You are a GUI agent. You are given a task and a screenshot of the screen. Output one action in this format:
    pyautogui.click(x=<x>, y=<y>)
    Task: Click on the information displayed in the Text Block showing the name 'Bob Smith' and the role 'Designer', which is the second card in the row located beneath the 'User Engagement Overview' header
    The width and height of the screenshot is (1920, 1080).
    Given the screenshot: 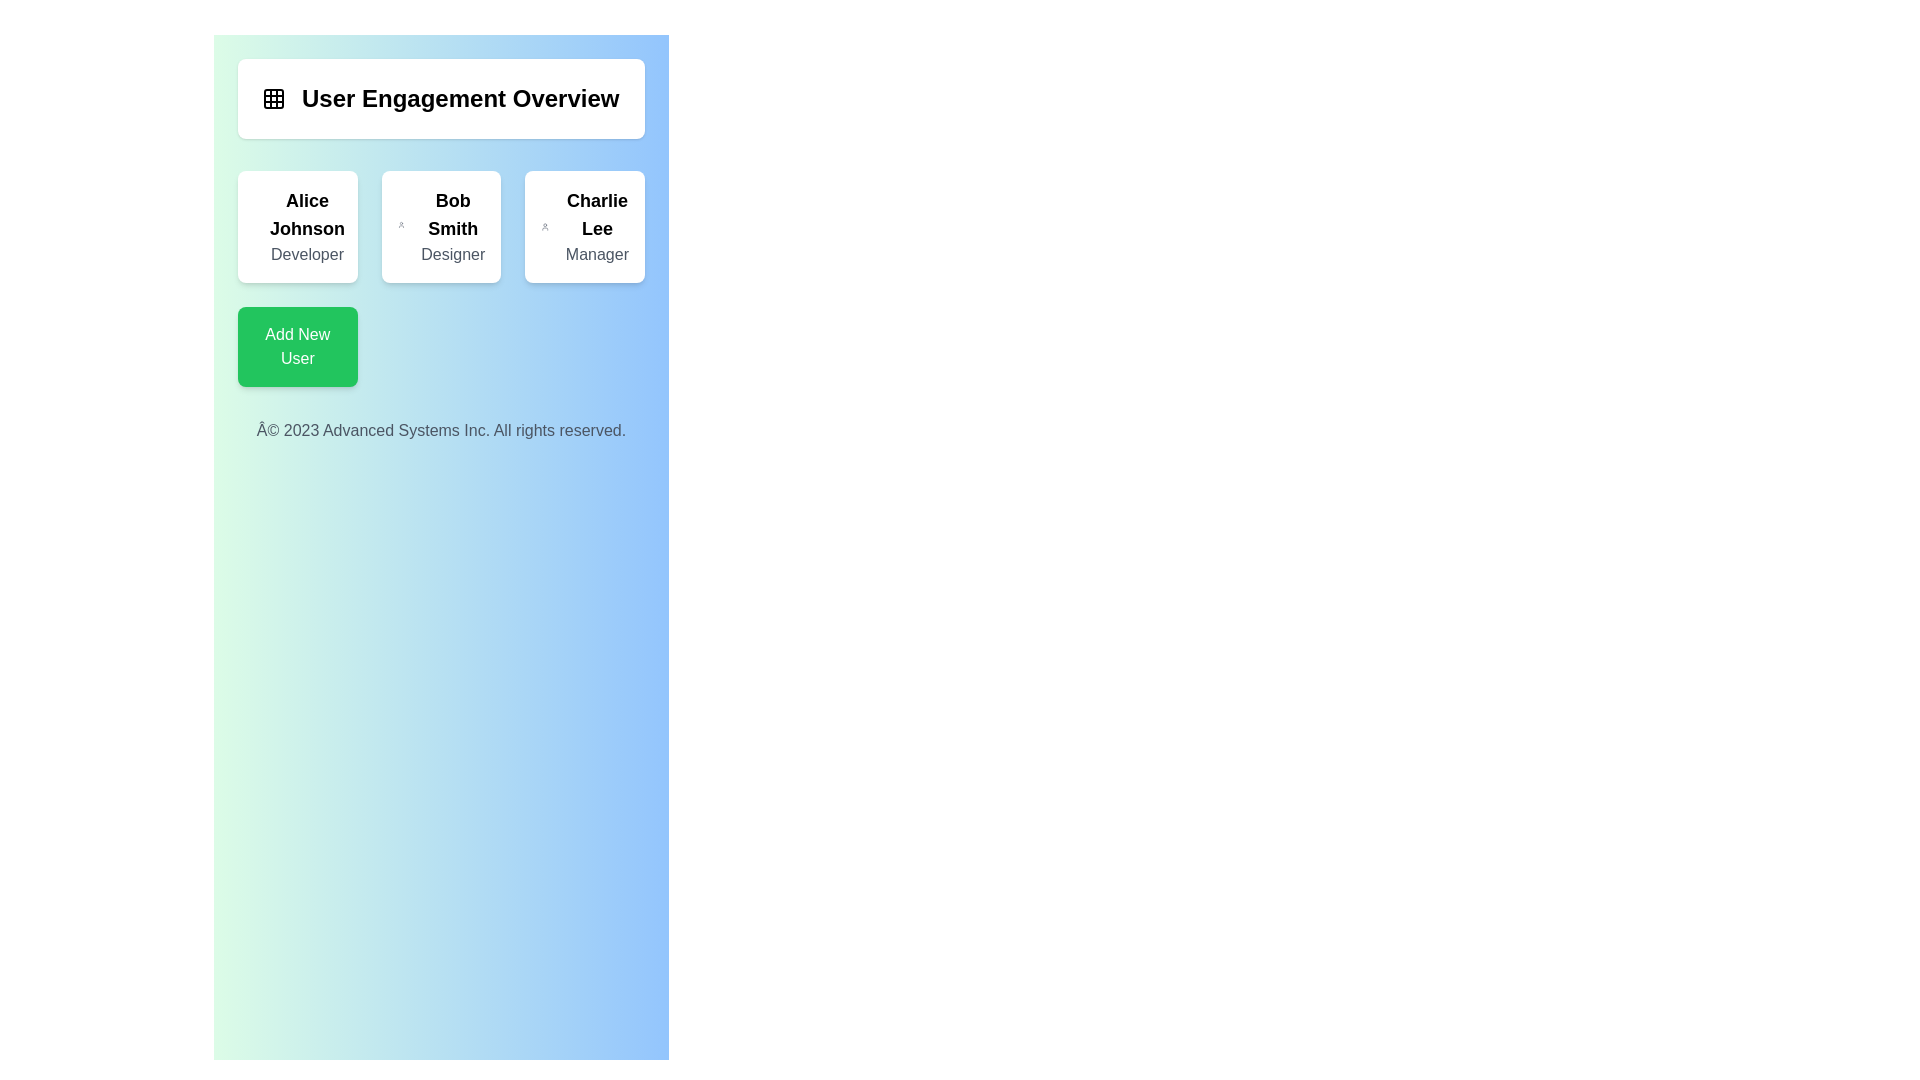 What is the action you would take?
    pyautogui.click(x=452, y=226)
    